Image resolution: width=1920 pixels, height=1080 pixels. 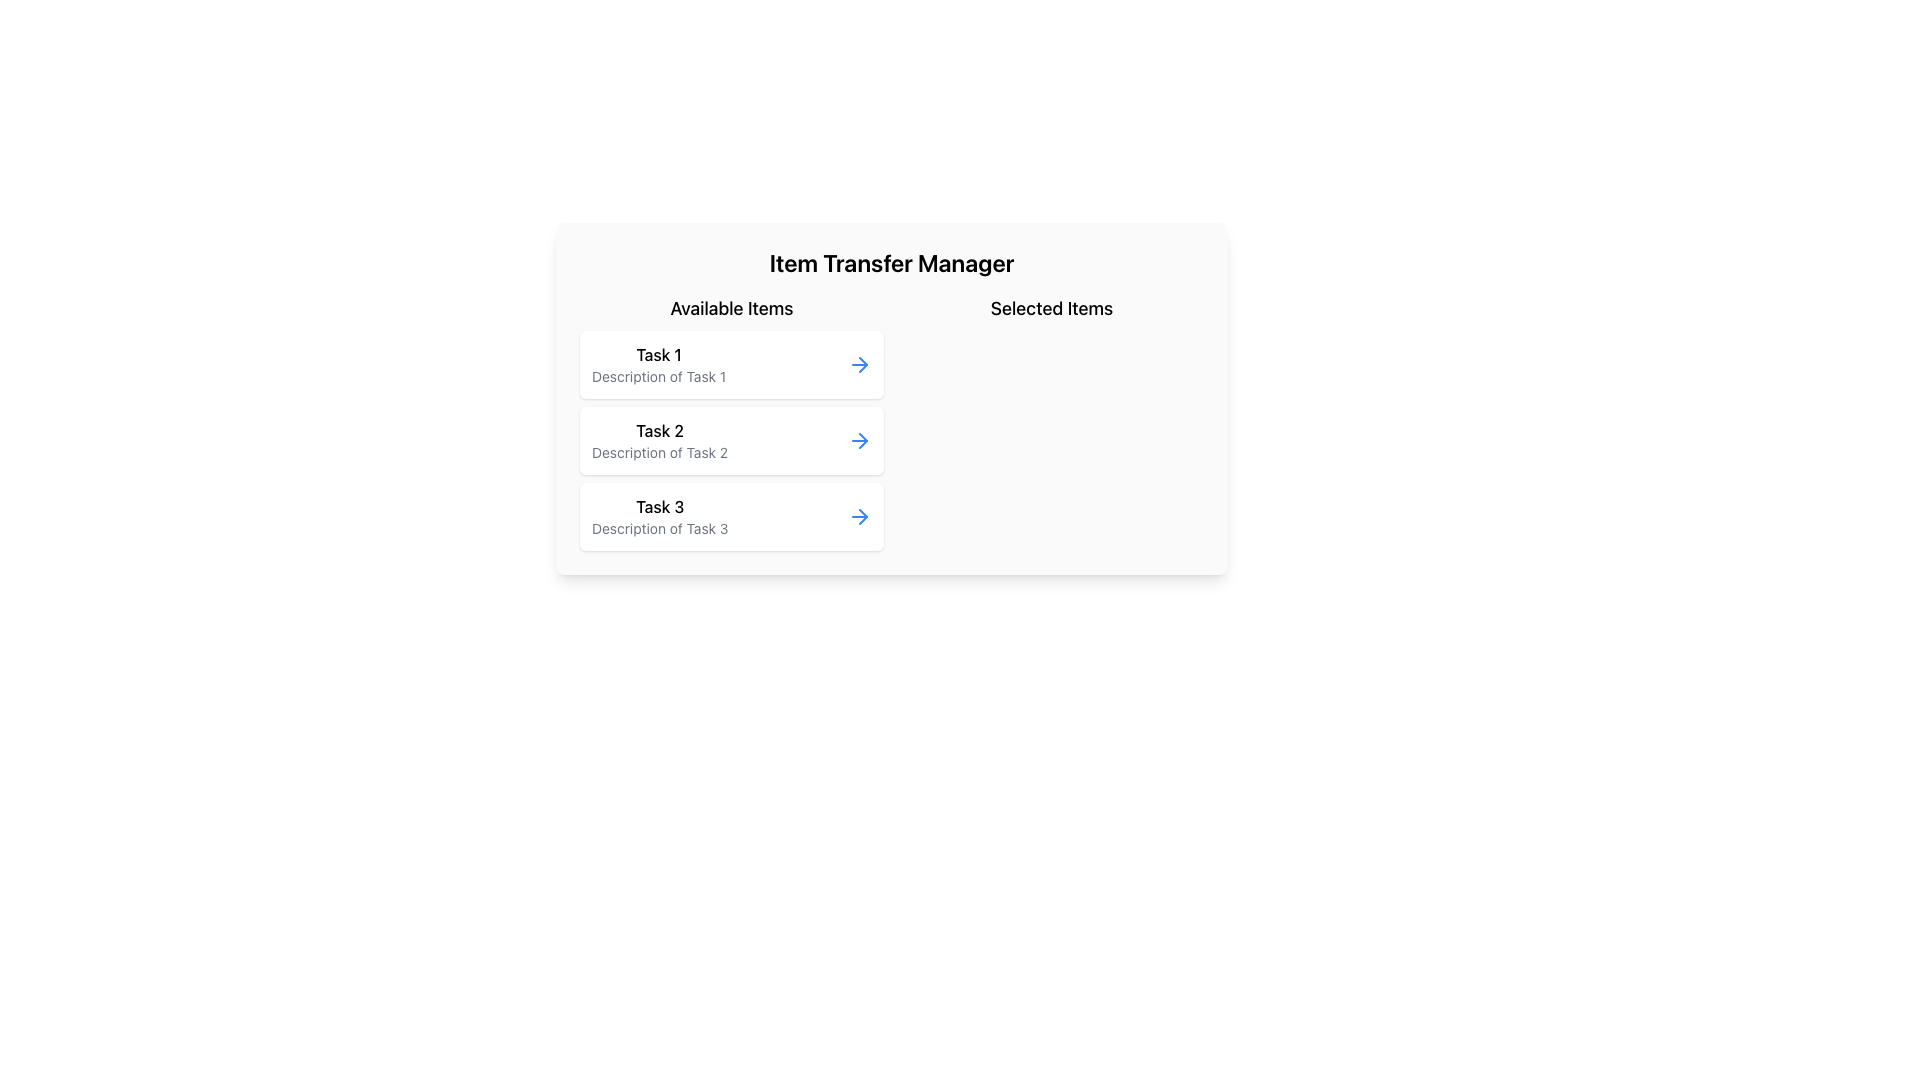 What do you see at coordinates (730, 308) in the screenshot?
I see `the Text Label that defines the section for available items, positioned above 'Task 1', 'Task 2', and 'Task 3'` at bounding box center [730, 308].